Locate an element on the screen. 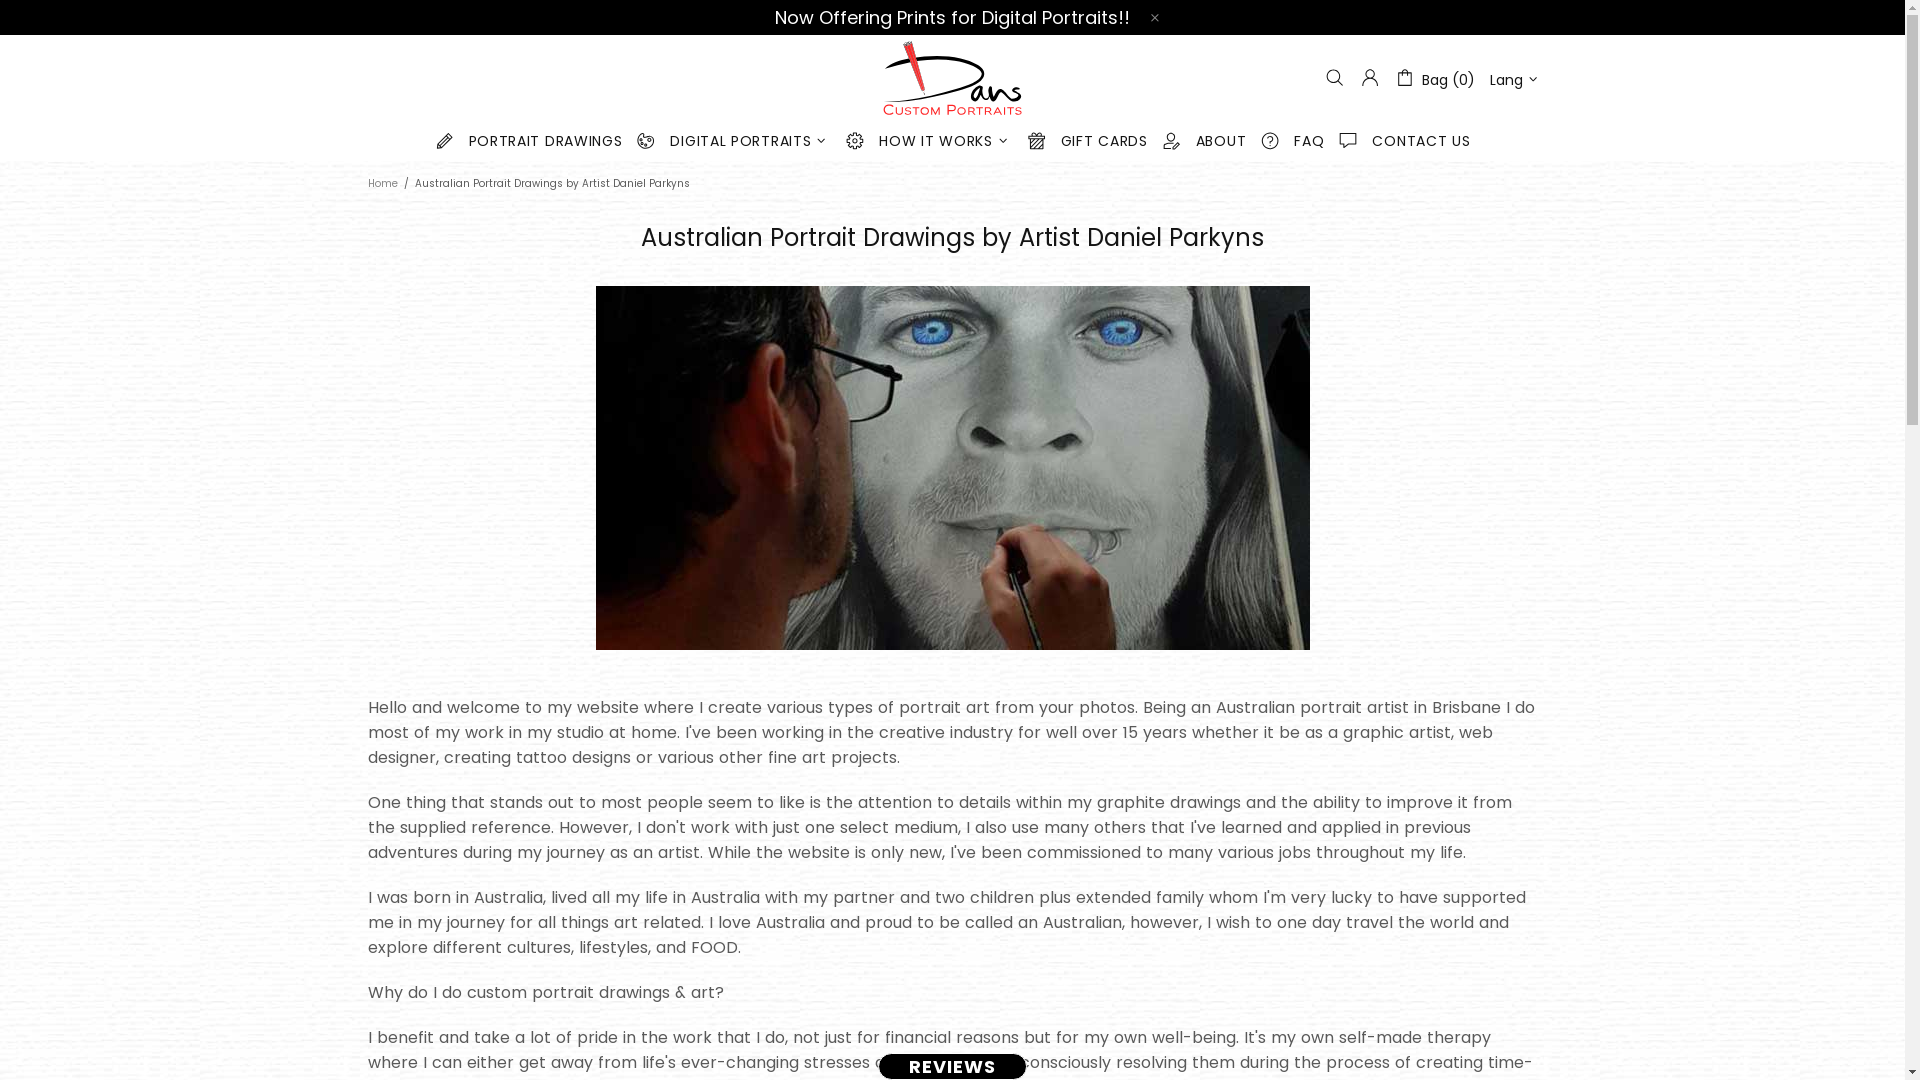 Image resolution: width=1920 pixels, height=1080 pixels. 'Dans Custom Portraits' is located at coordinates (950, 76).